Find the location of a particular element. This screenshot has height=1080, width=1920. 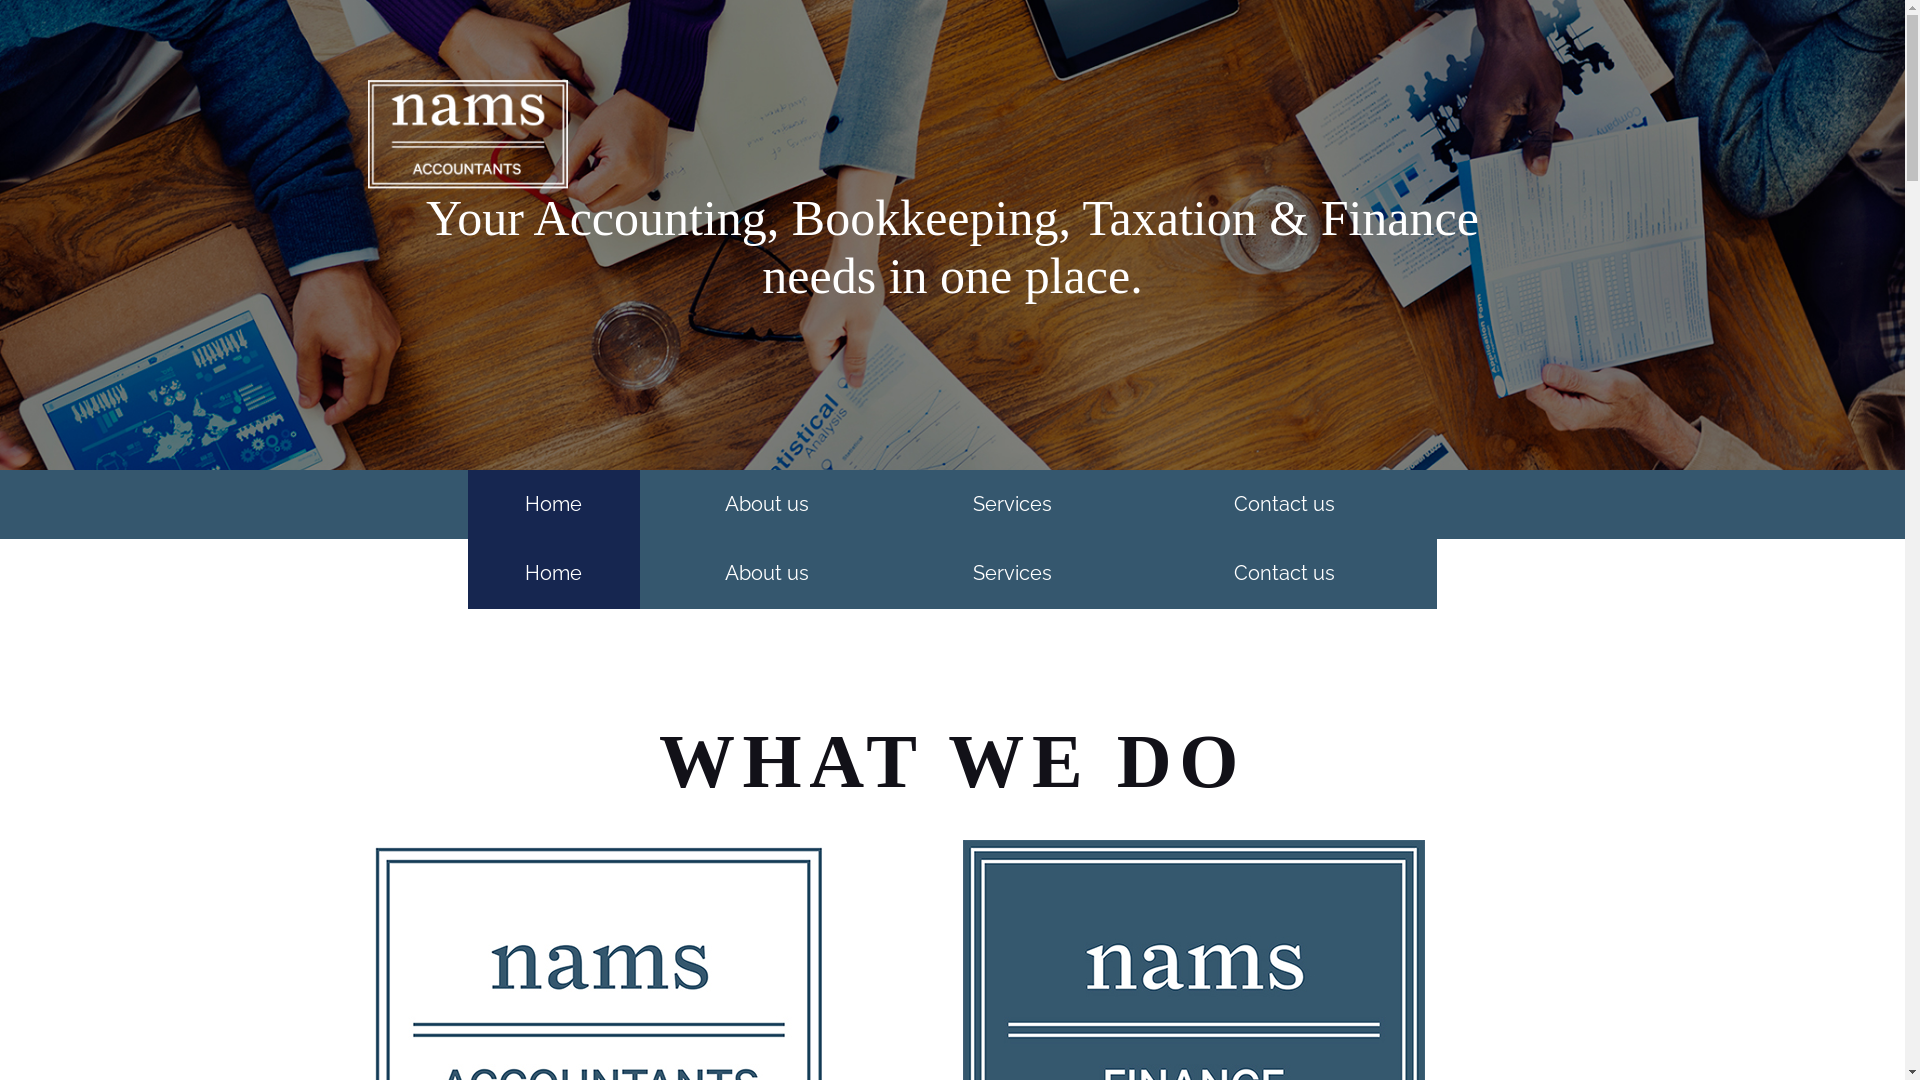

'Home' is located at coordinates (466, 573).